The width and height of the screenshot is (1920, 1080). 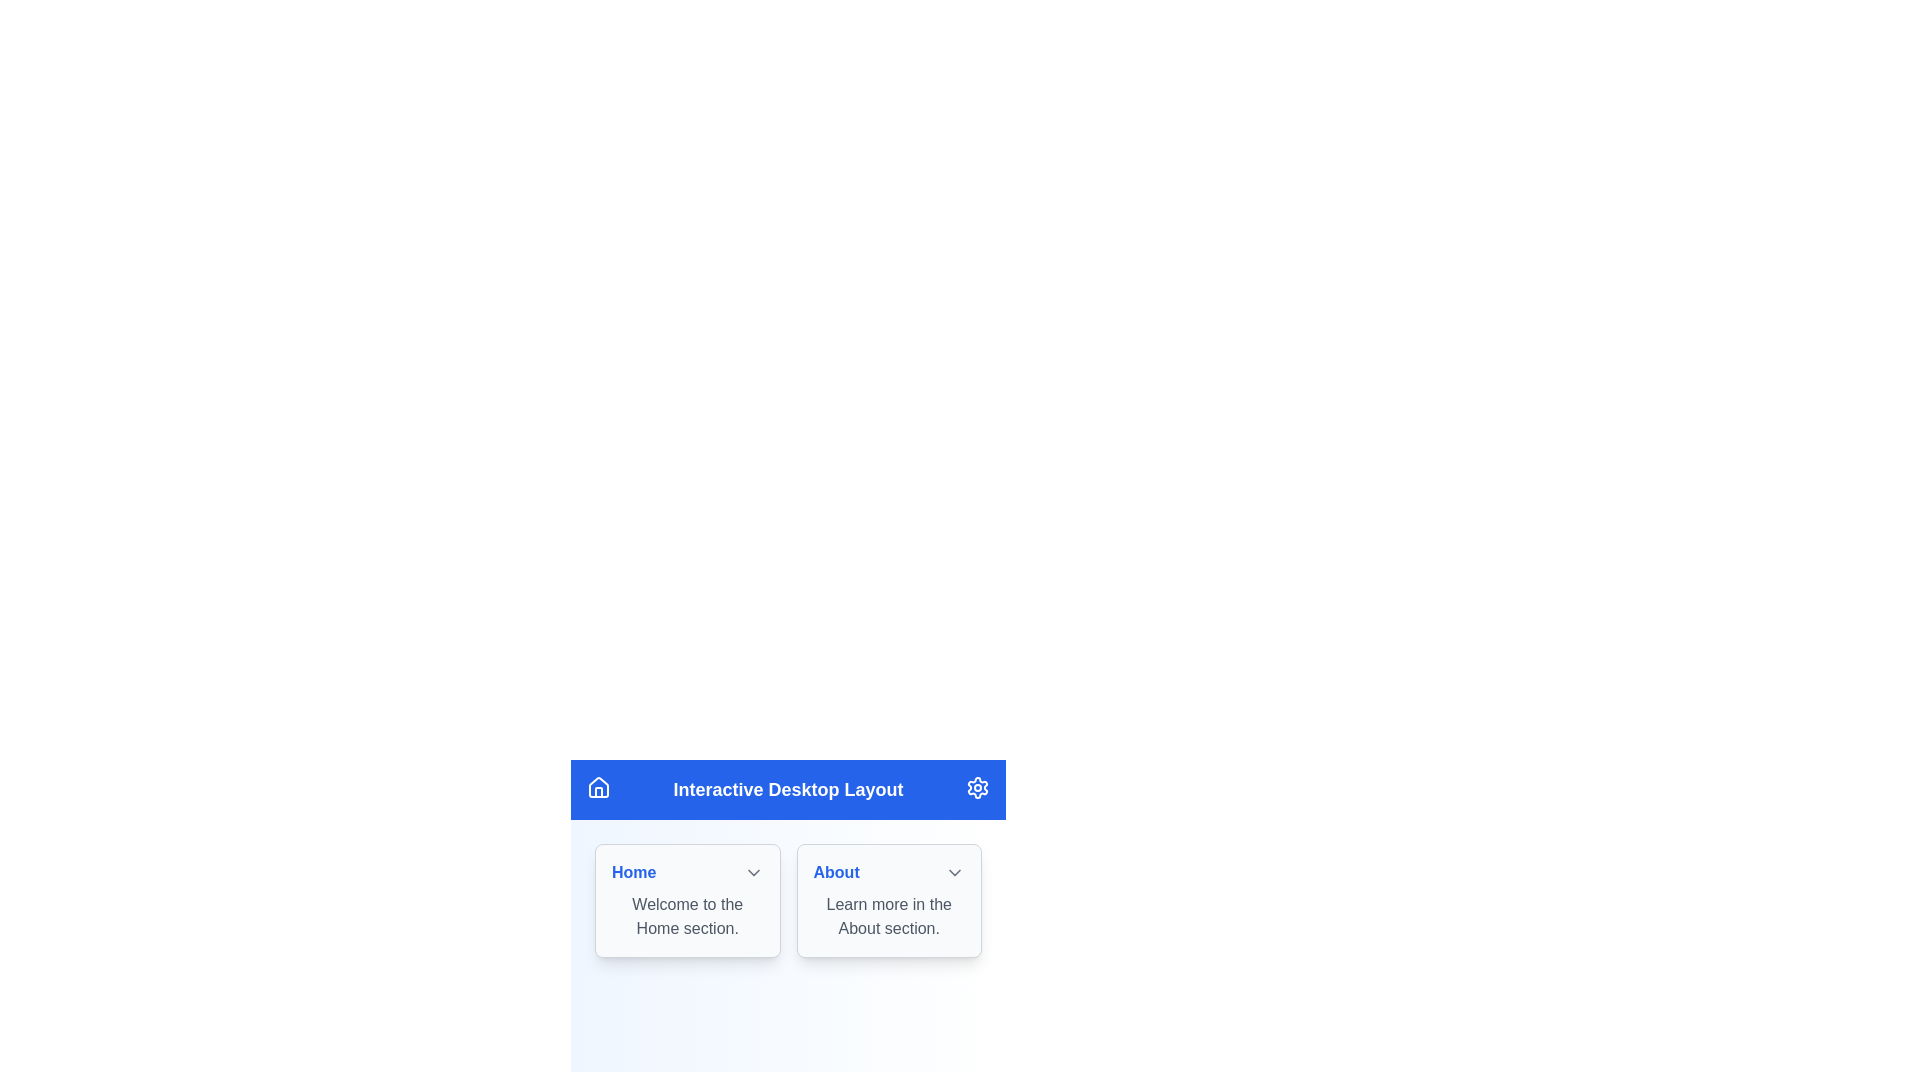 I want to click on the settings icon button located at the top-right corner of the blue header bar, adjacent to the text 'Interactive Desktop Layout' and opposite to the house icon, so click(x=978, y=786).